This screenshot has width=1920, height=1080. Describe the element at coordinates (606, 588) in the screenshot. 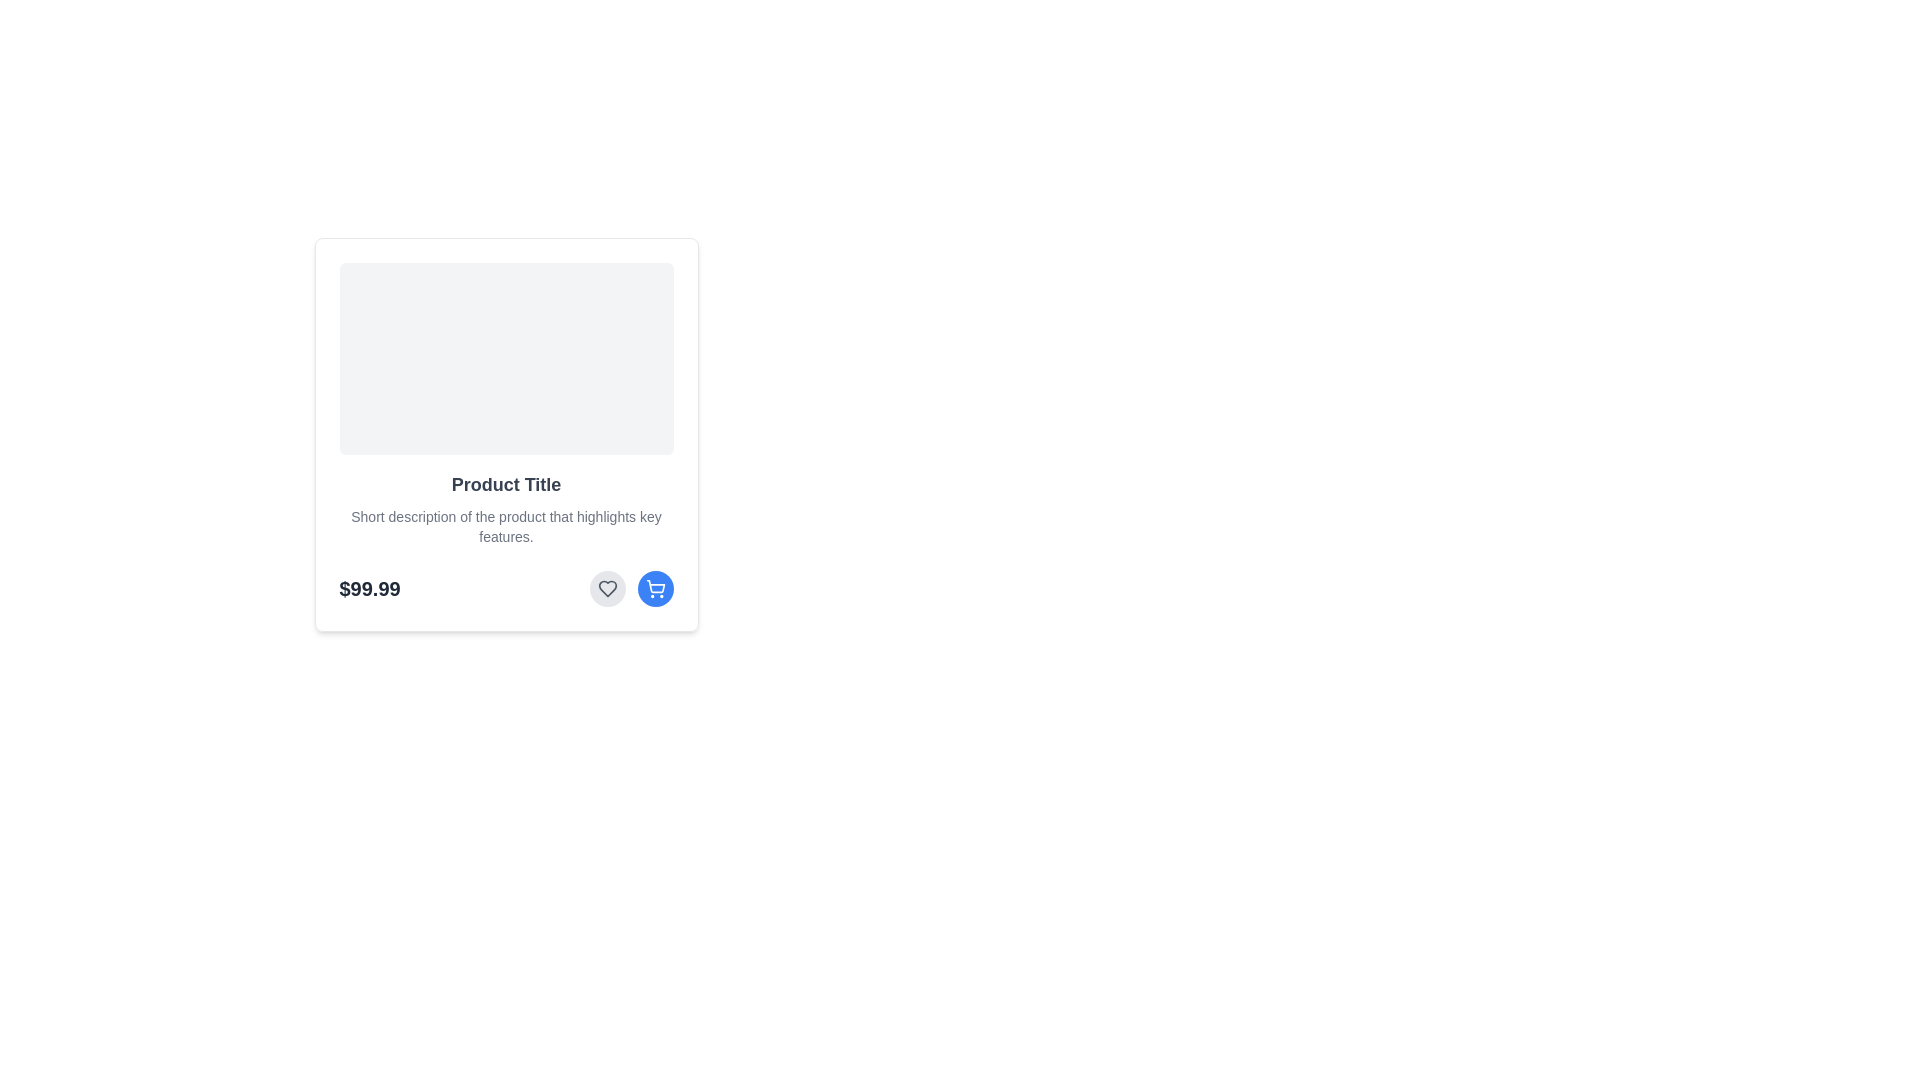

I see `the heart-shaped icon button with a gray outline in a light gray circular background` at that location.